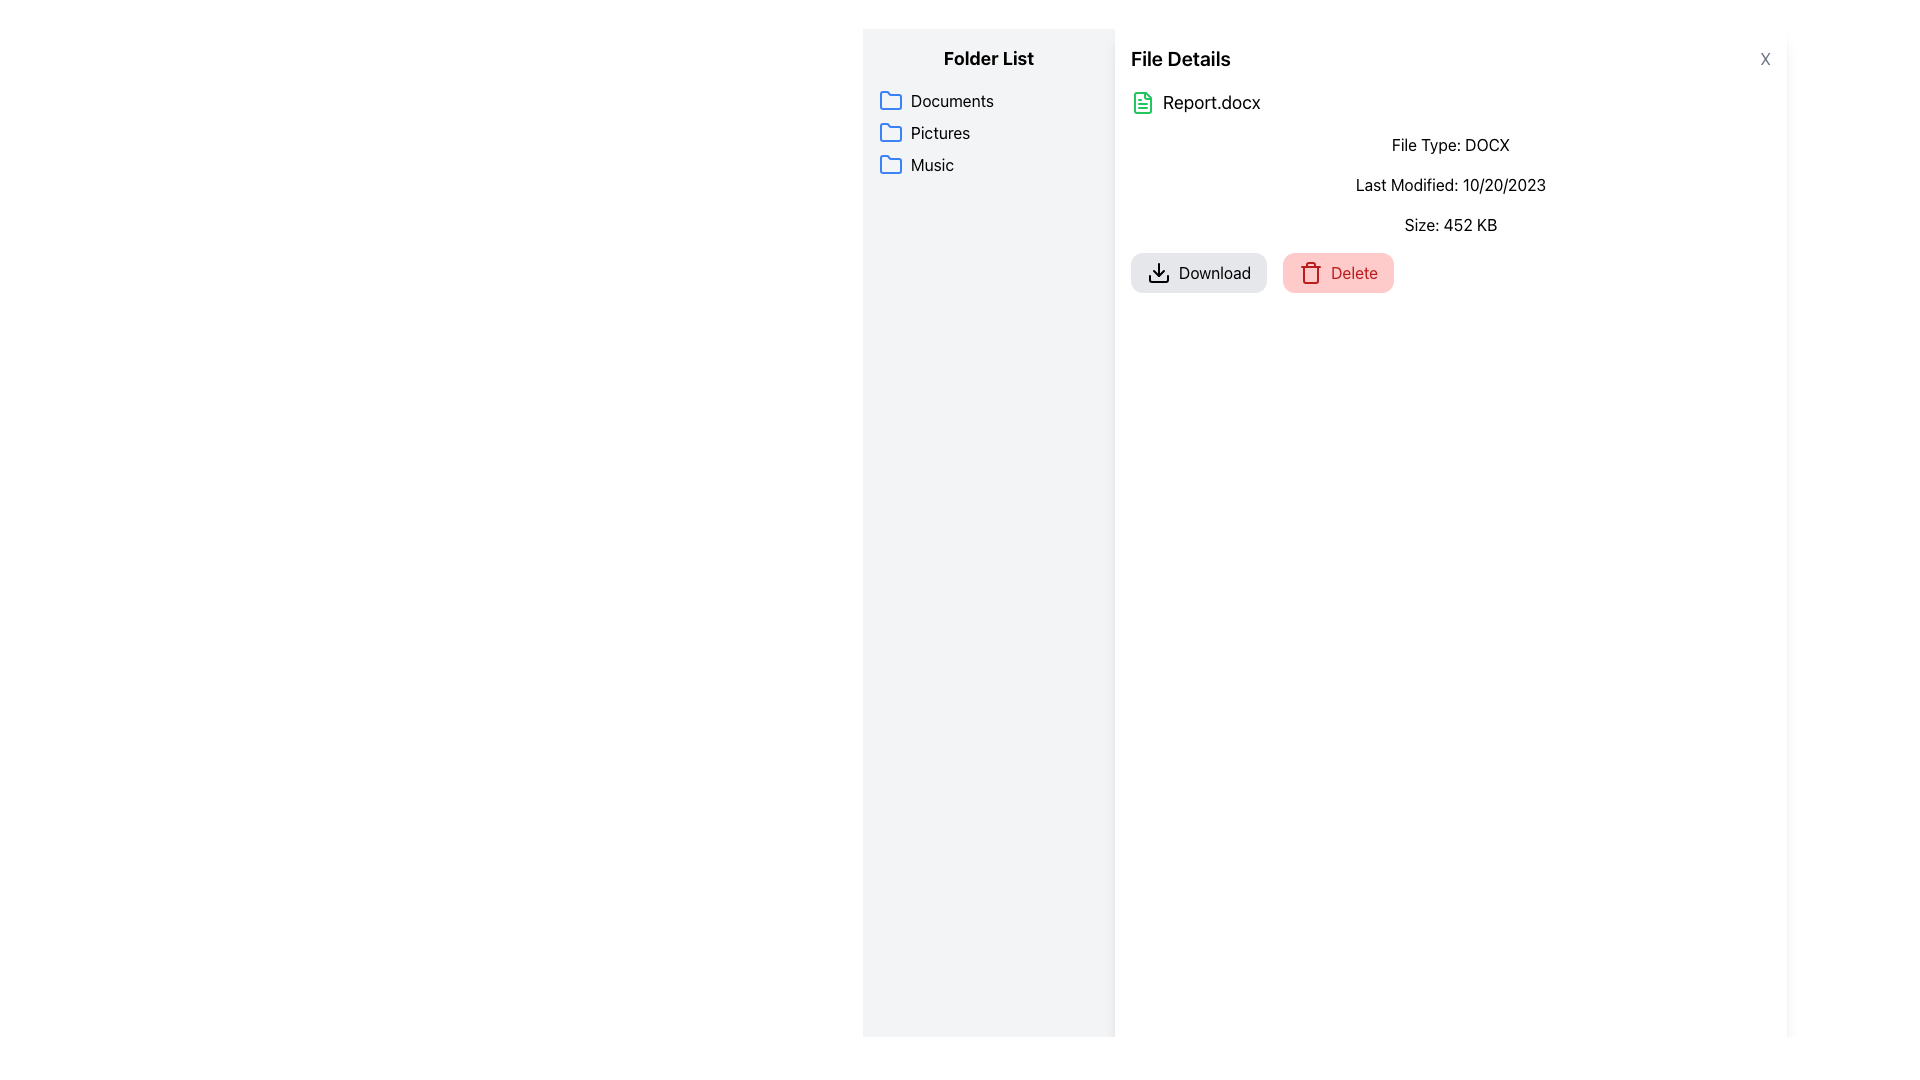  What do you see at coordinates (1338, 273) in the screenshot?
I see `the 'Delete' button with rounded corners, red background, and trash can icon` at bounding box center [1338, 273].